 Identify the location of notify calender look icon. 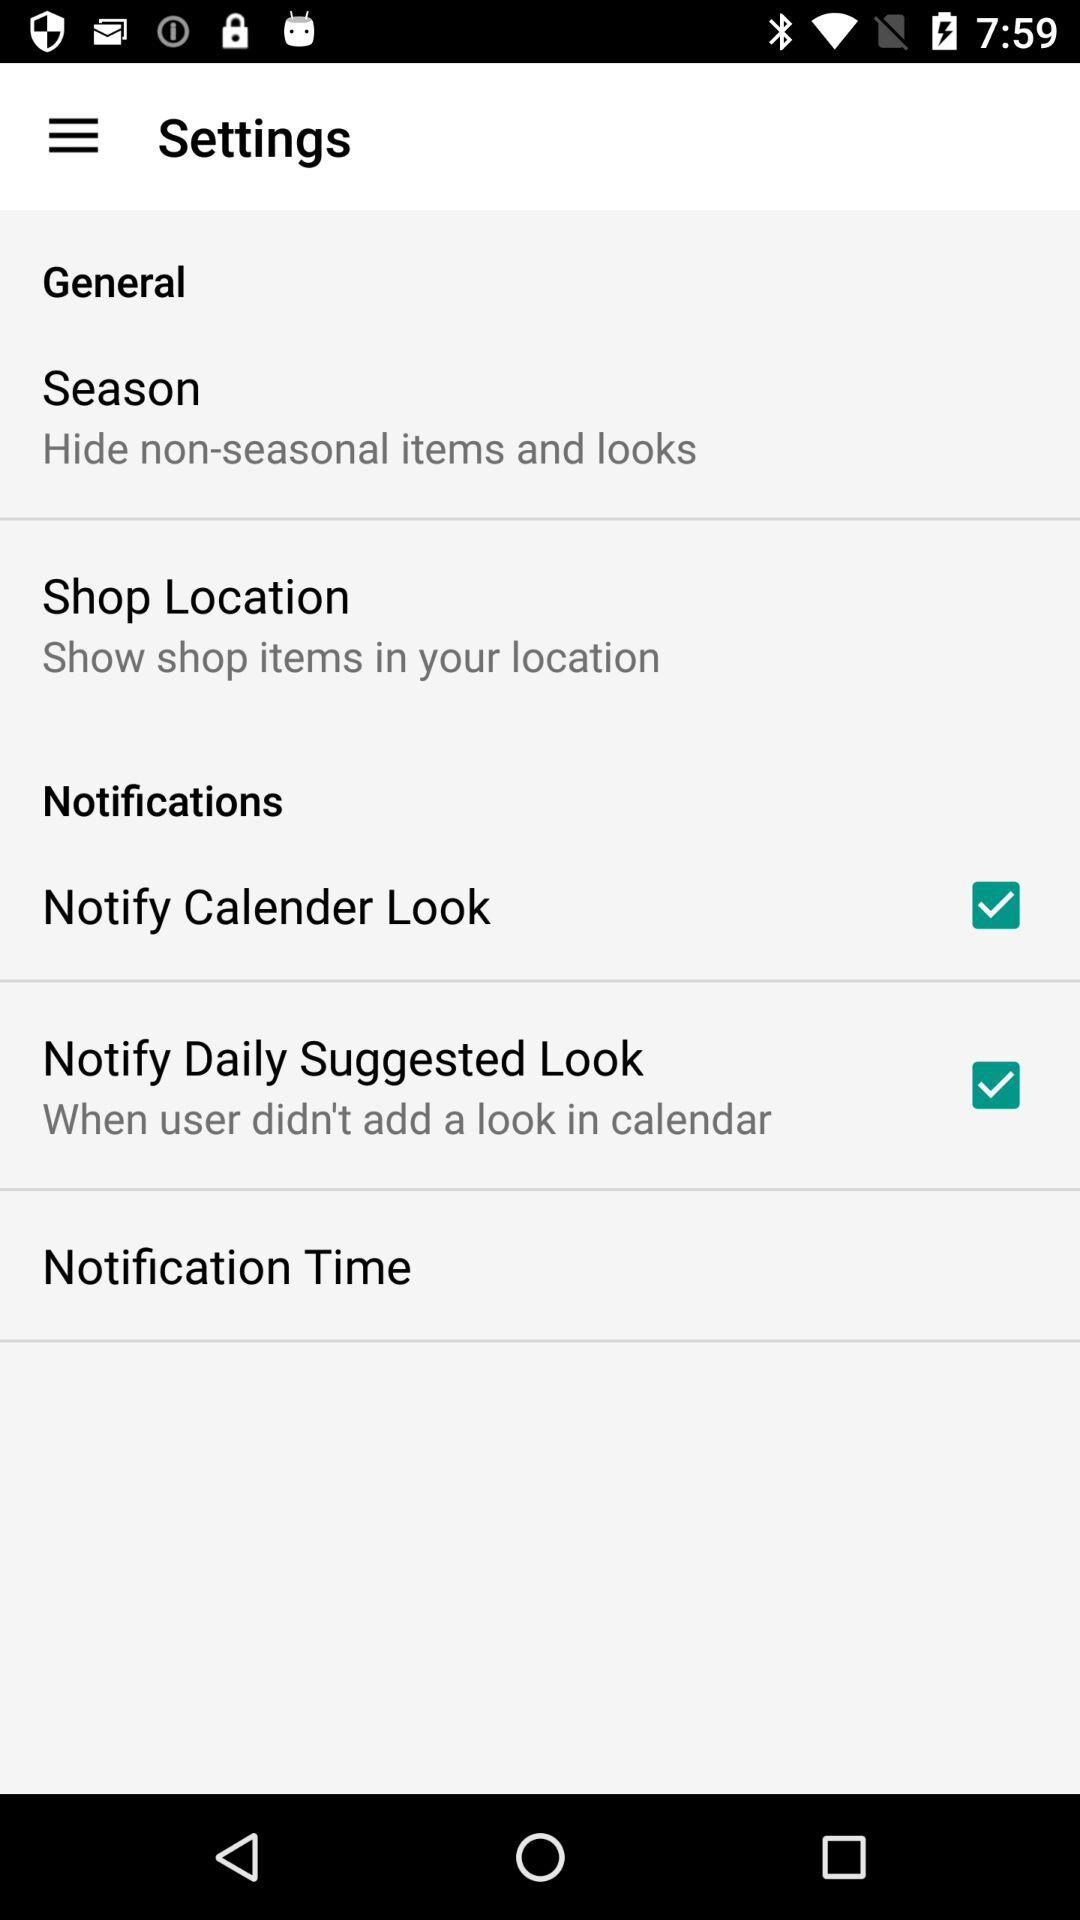
(265, 904).